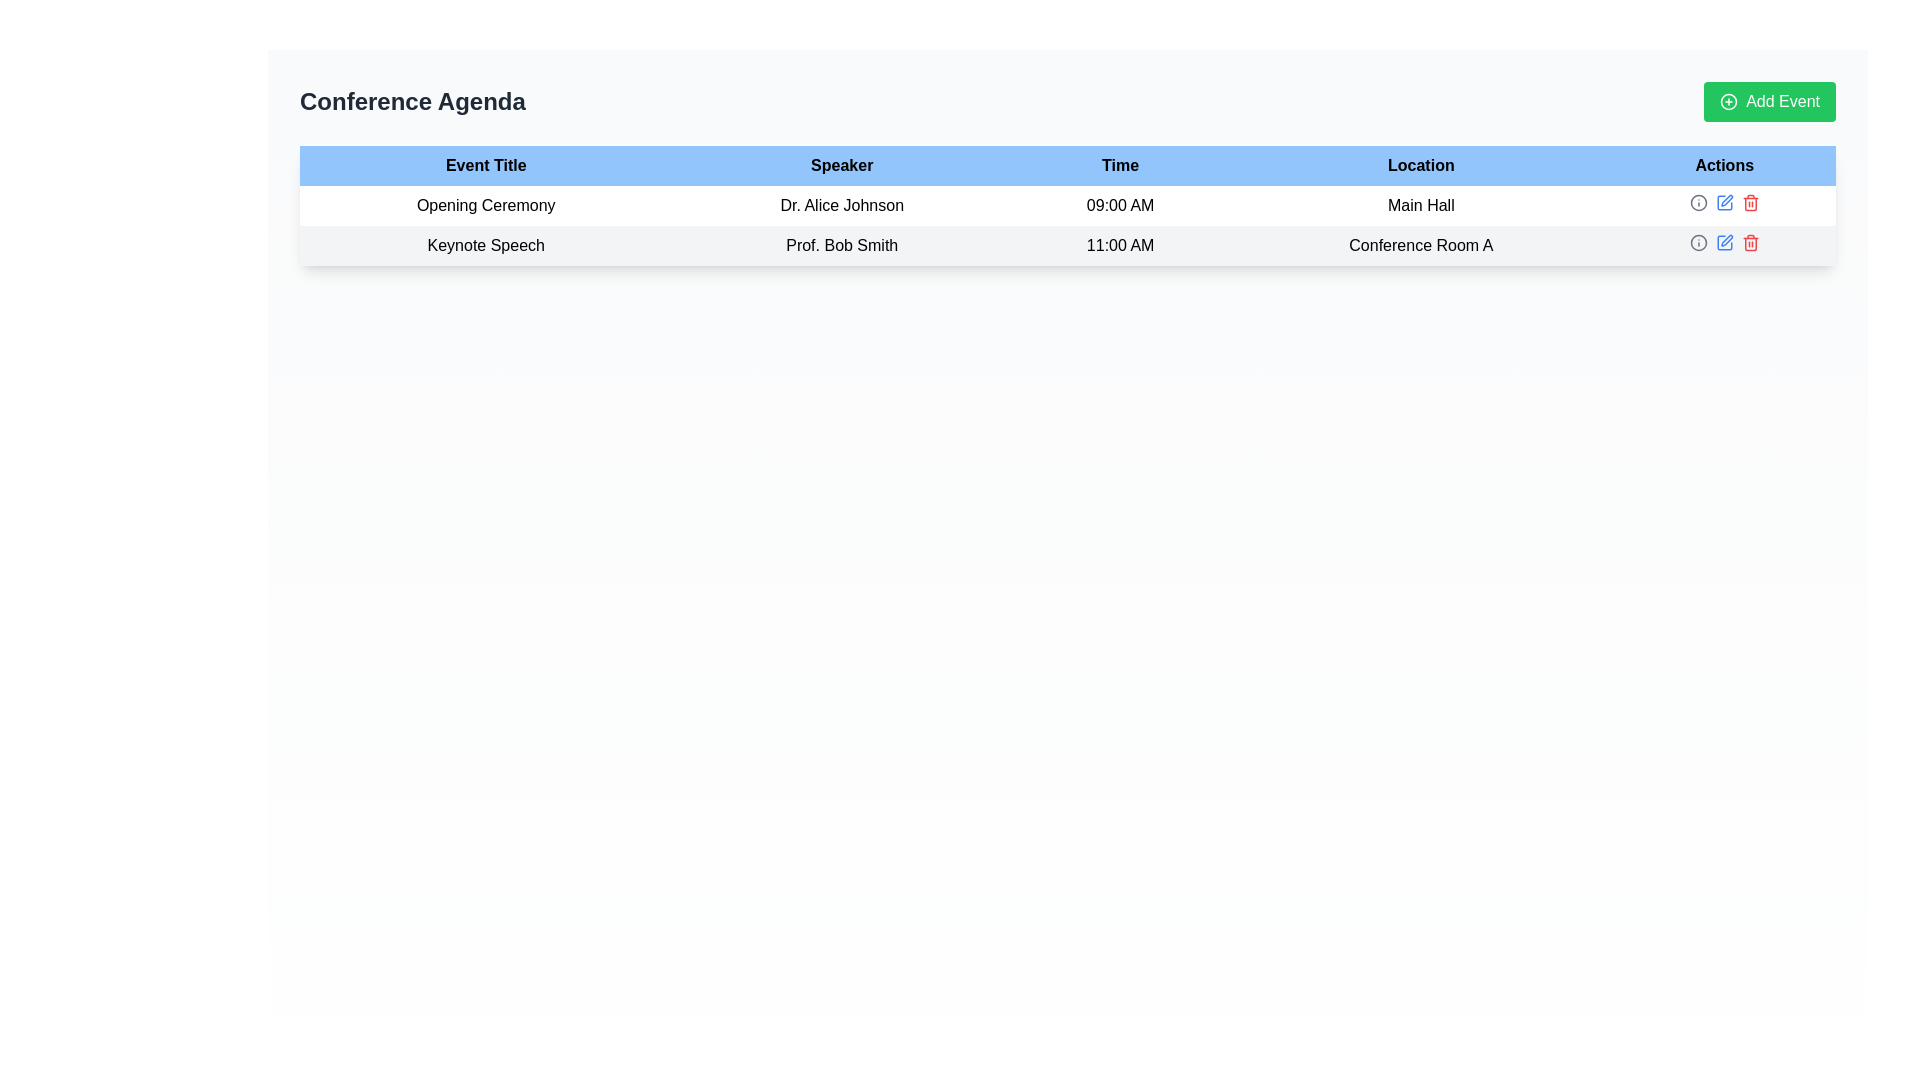  Describe the element at coordinates (842, 164) in the screenshot. I see `the label for the second column in the table header that indicates speakers associated with events, located between 'Event Title' and 'Time'` at that location.